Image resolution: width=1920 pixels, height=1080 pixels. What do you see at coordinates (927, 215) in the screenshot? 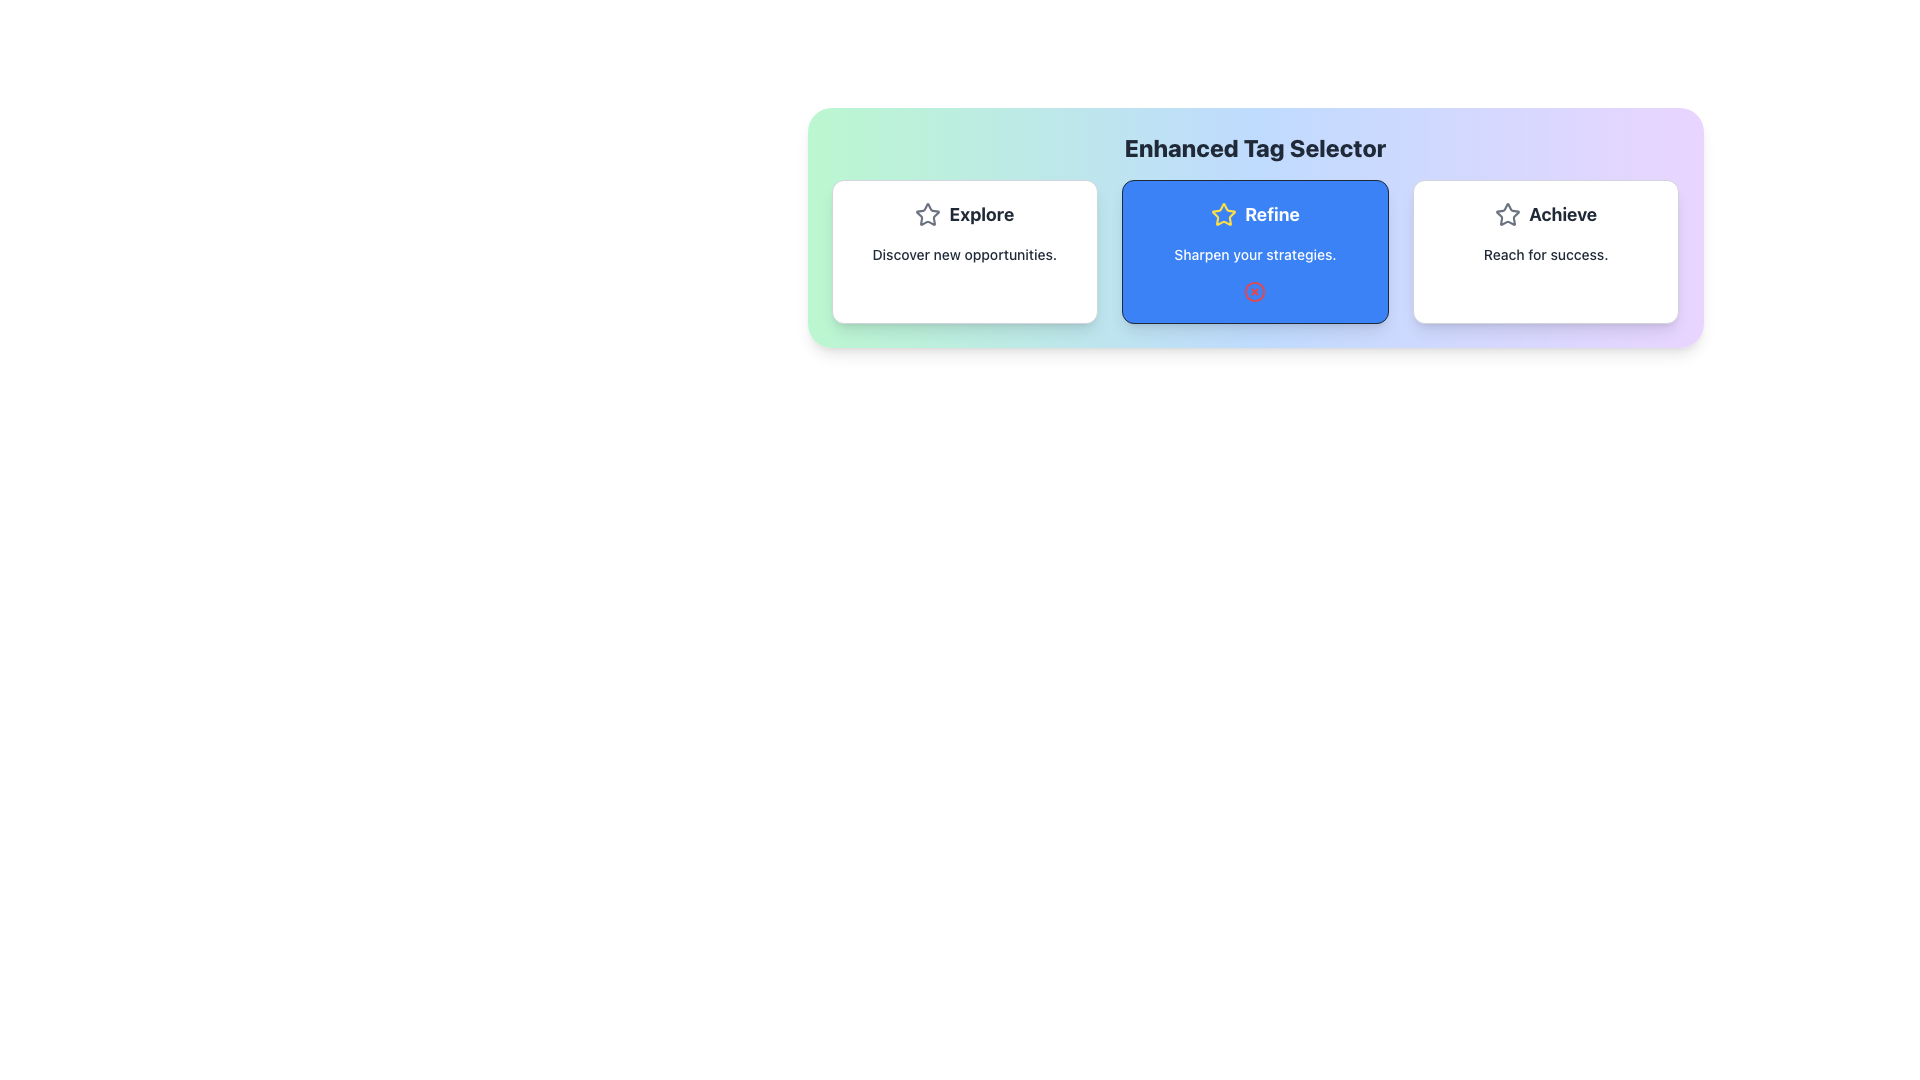
I see `the star-shaped icon with a gray border and hollow center located before the label 'Explore' for decorative purposes` at bounding box center [927, 215].